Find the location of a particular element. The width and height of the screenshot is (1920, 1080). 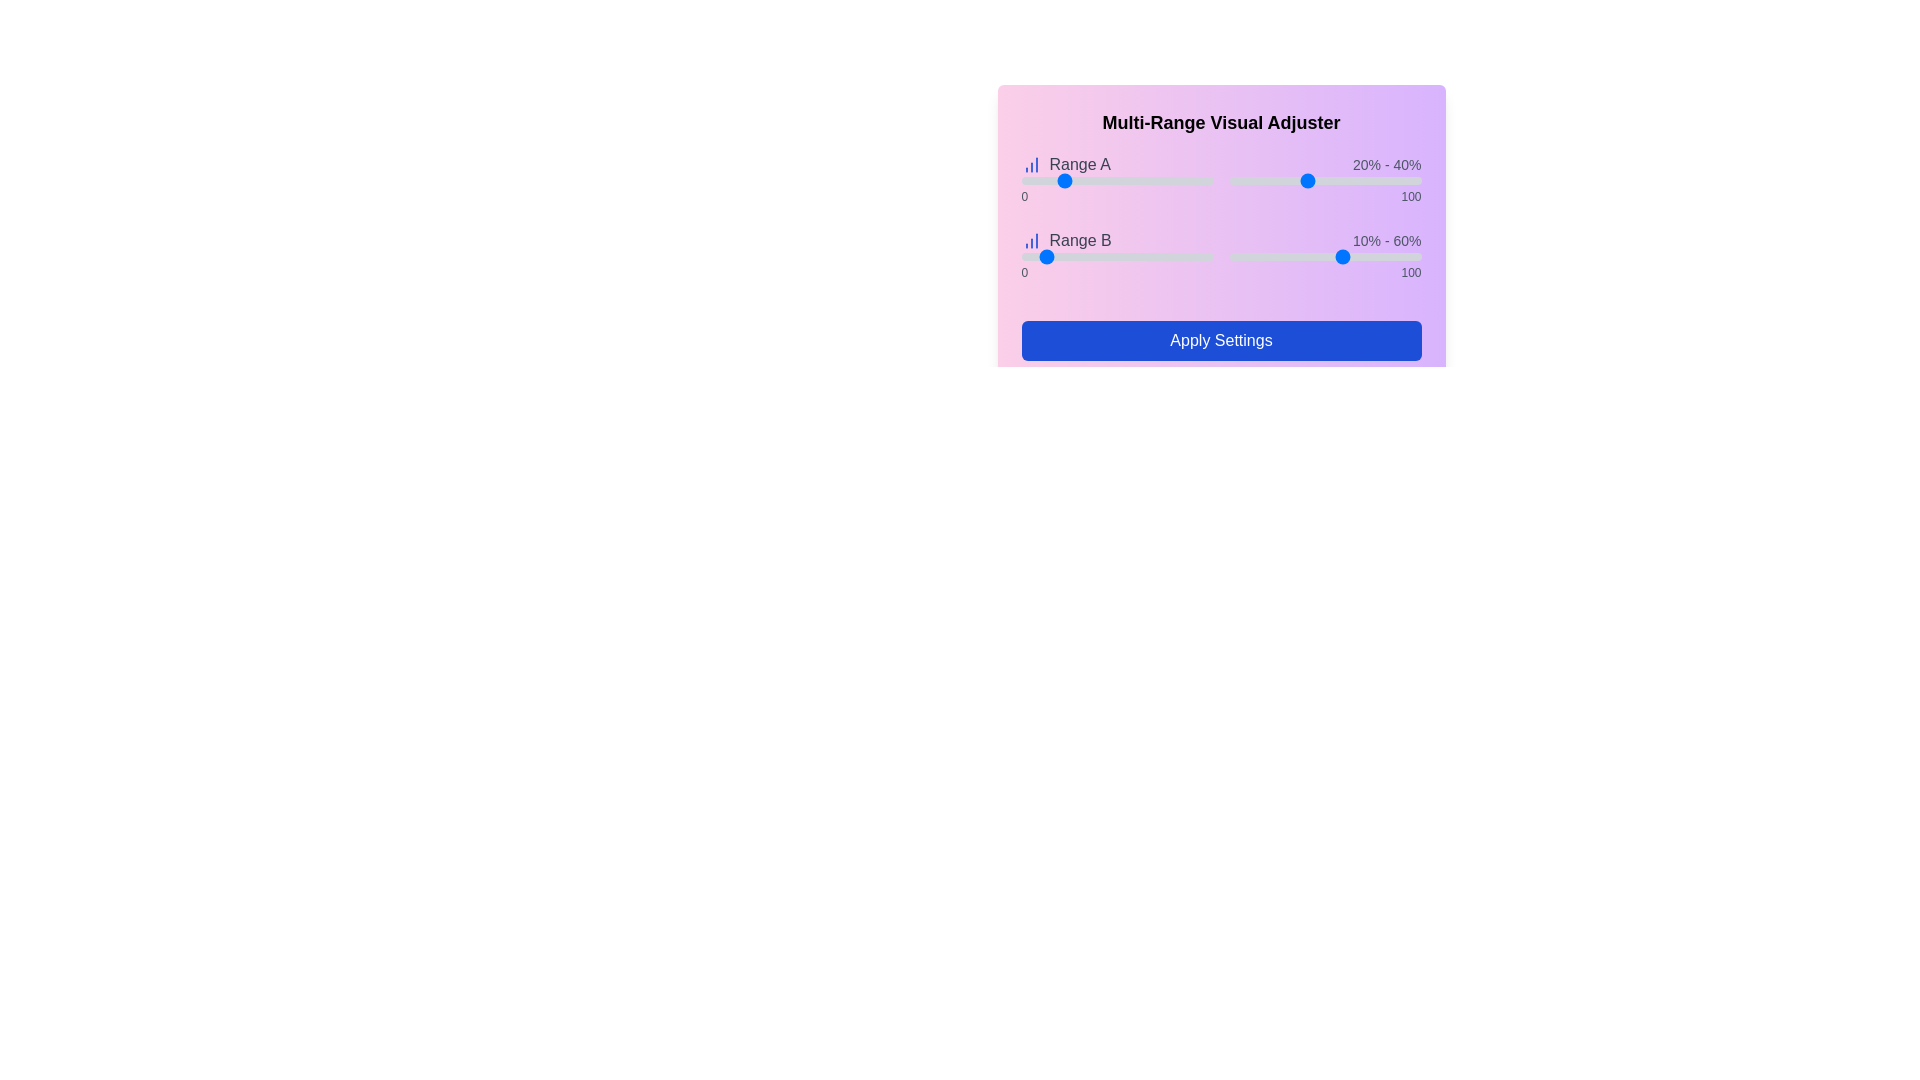

the Range B slider is located at coordinates (1418, 256).